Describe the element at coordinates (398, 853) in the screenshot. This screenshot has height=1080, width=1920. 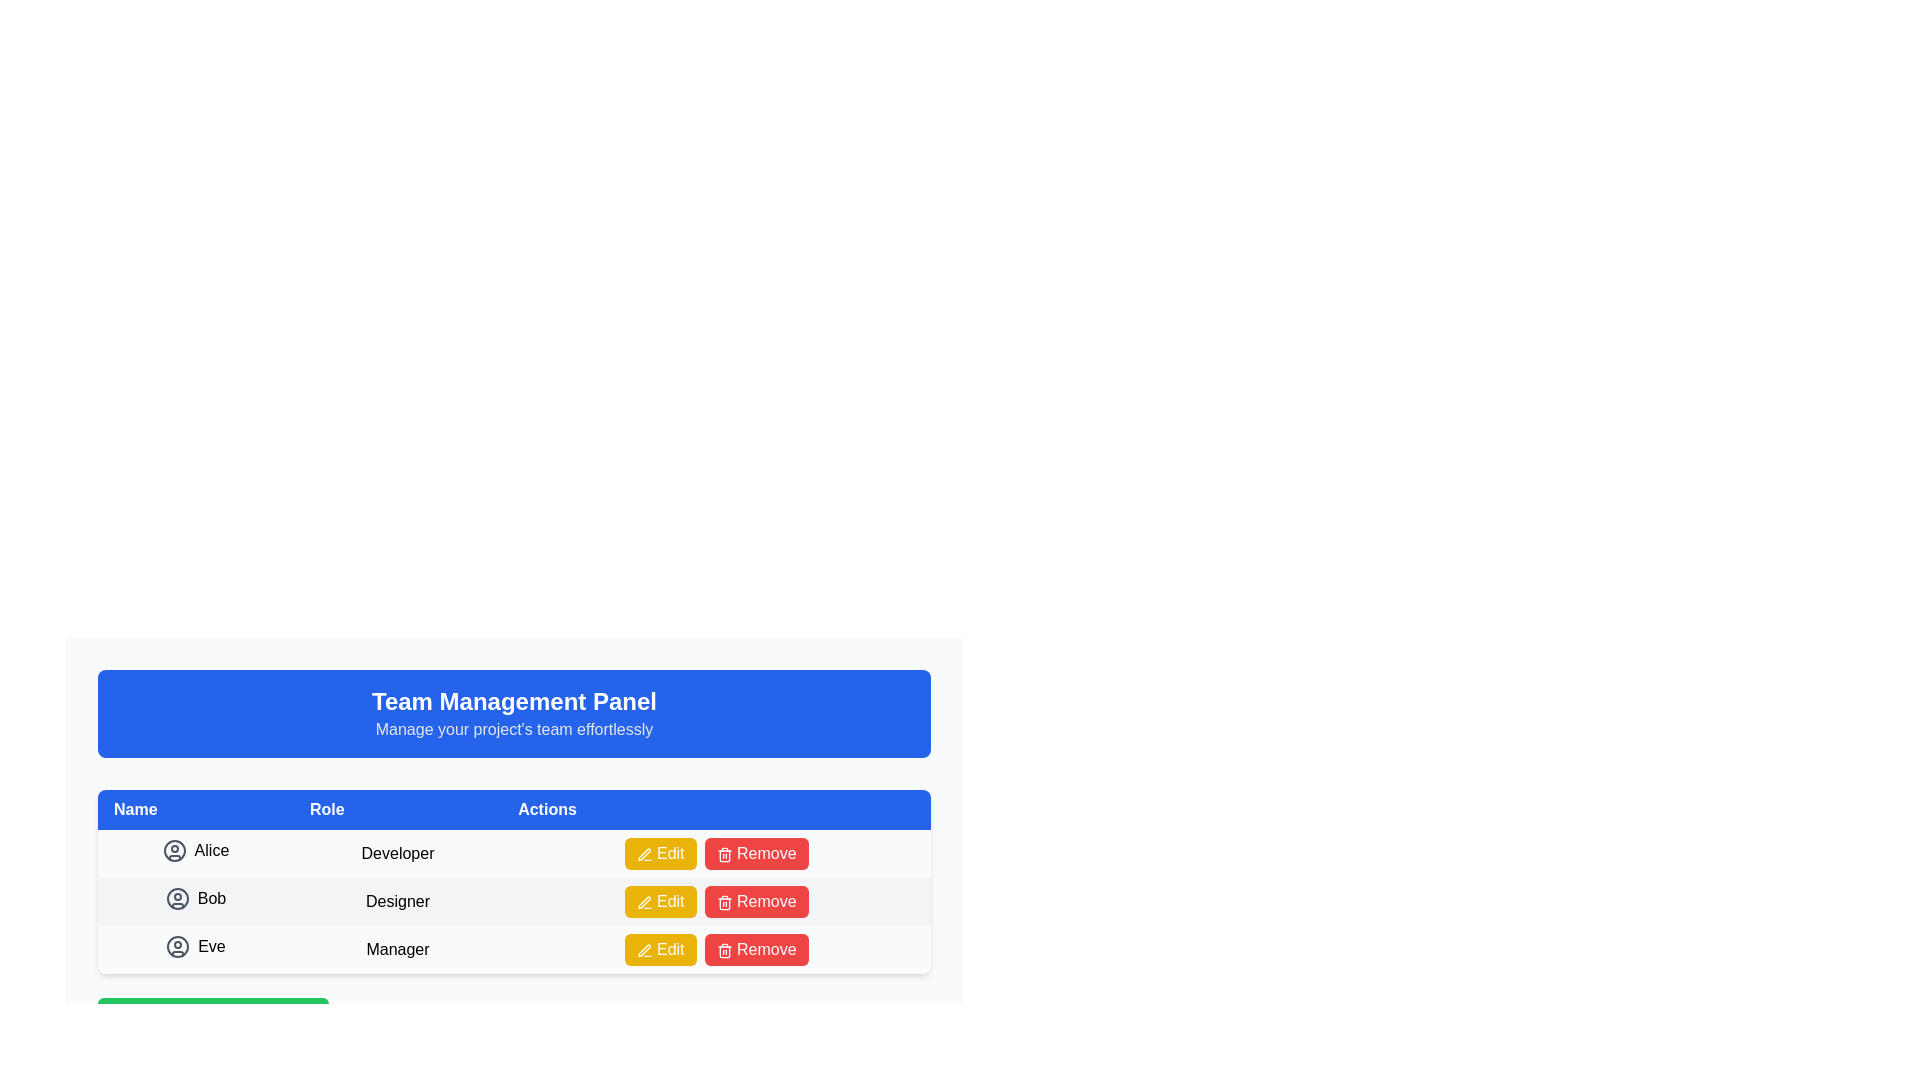
I see `the static text label displaying 'Developer' which is centrally aligned in the light gray background under the 'Role' column for user 'Alice'` at that location.